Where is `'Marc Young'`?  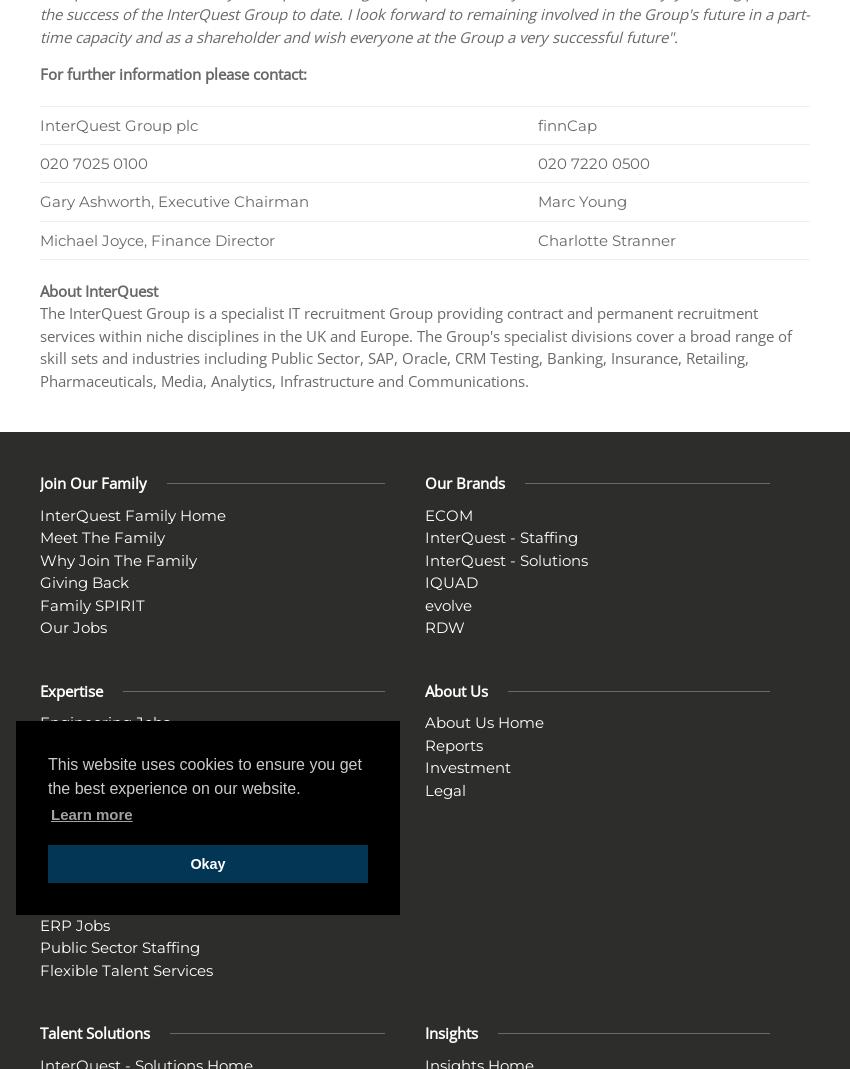 'Marc Young' is located at coordinates (536, 201).